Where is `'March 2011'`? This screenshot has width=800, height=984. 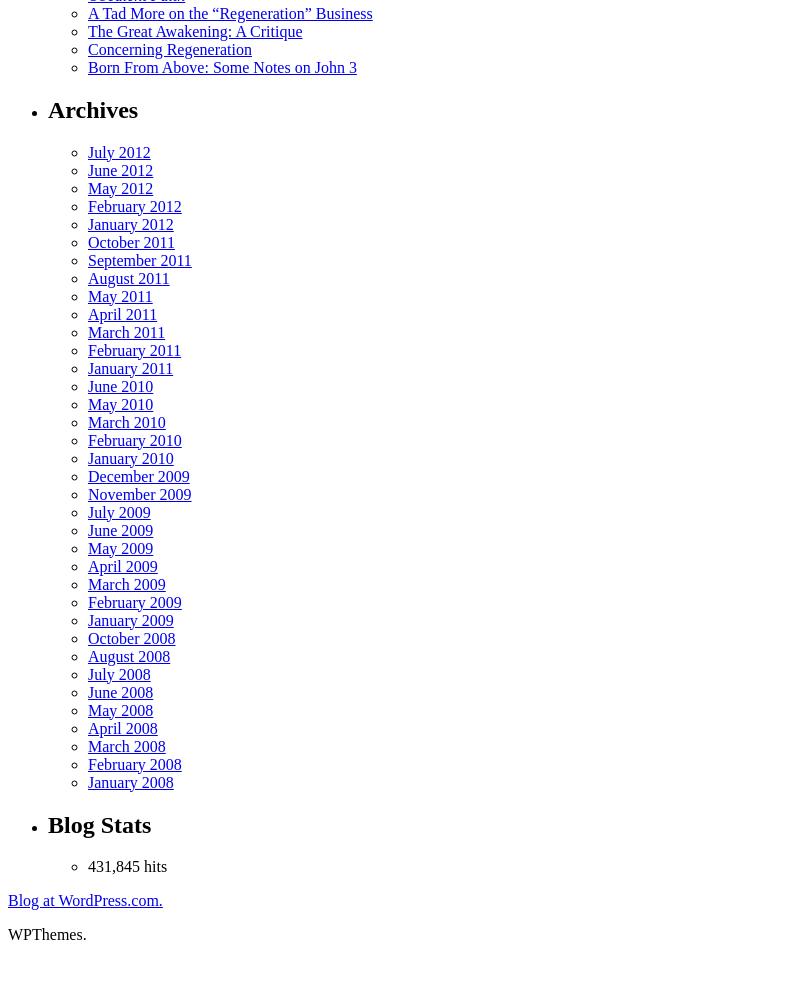
'March 2011' is located at coordinates (125, 330).